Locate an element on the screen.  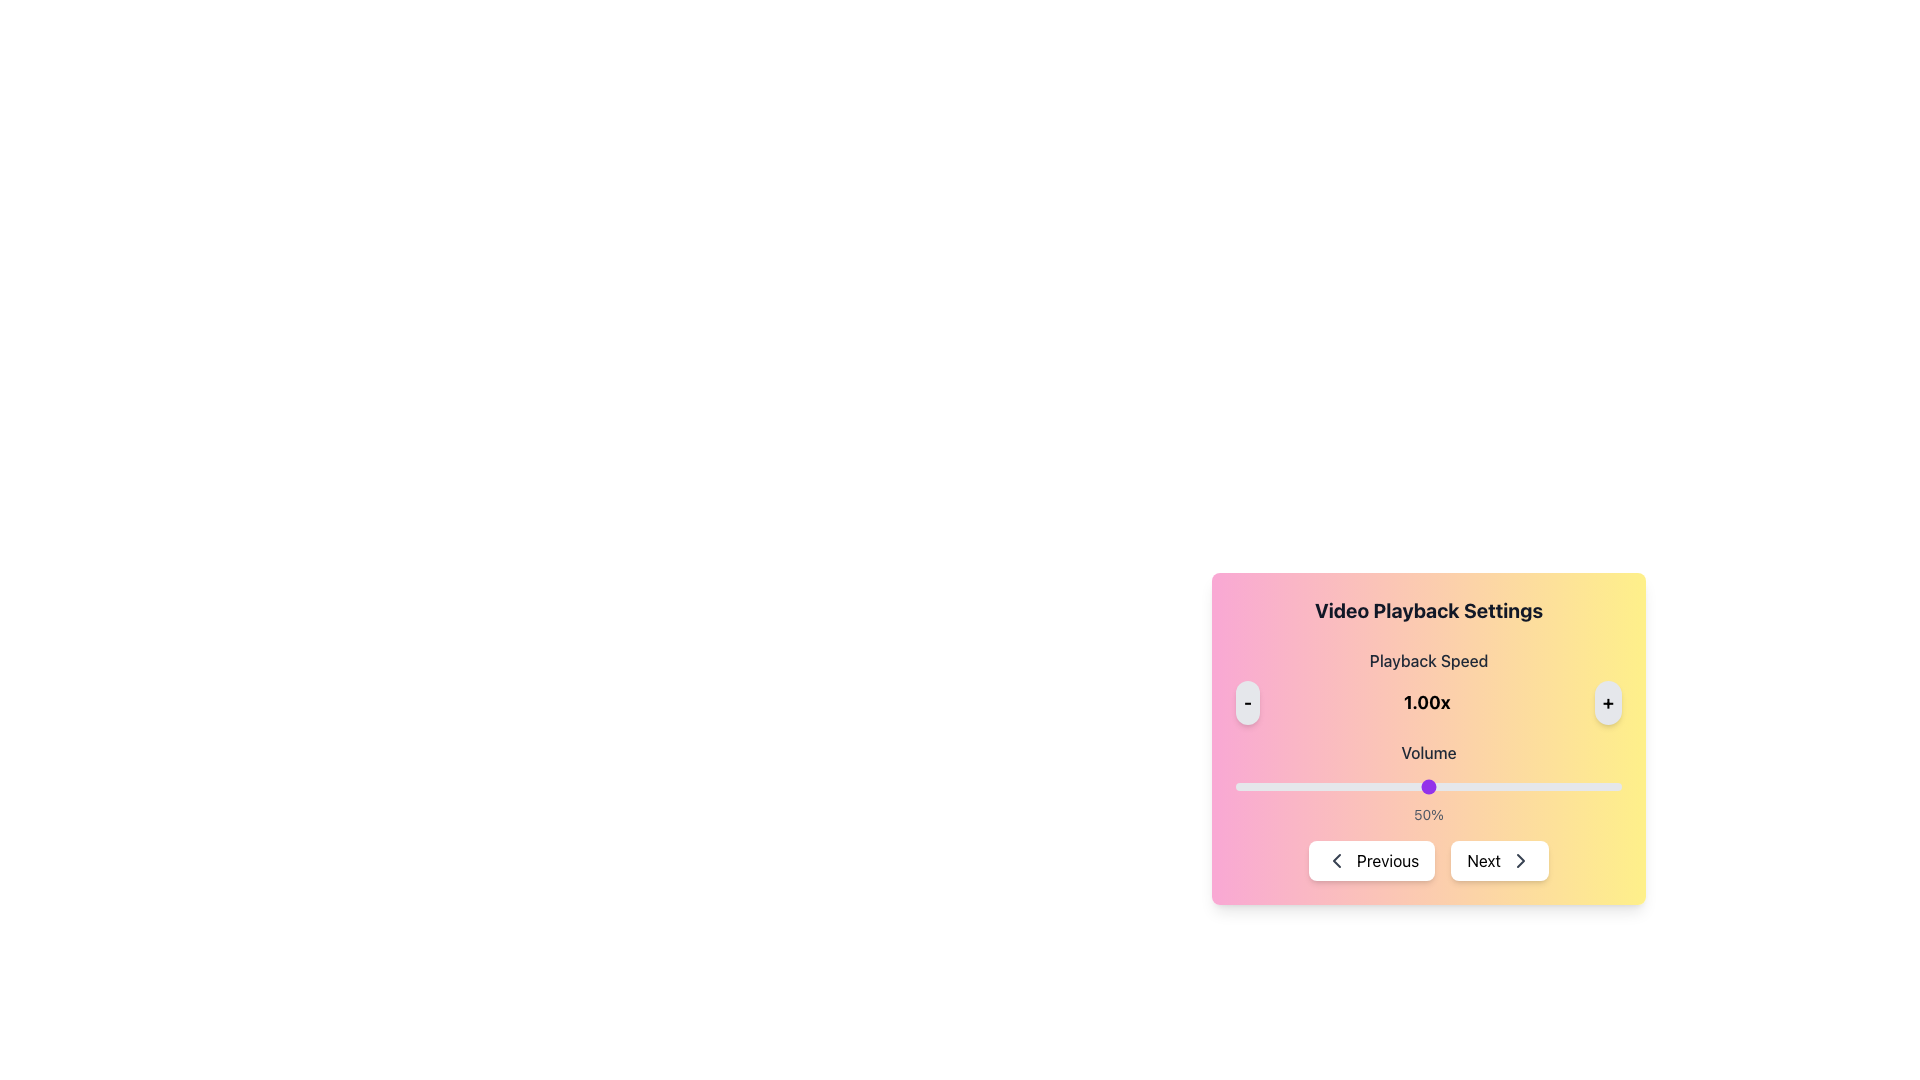
the volume is located at coordinates (1528, 785).